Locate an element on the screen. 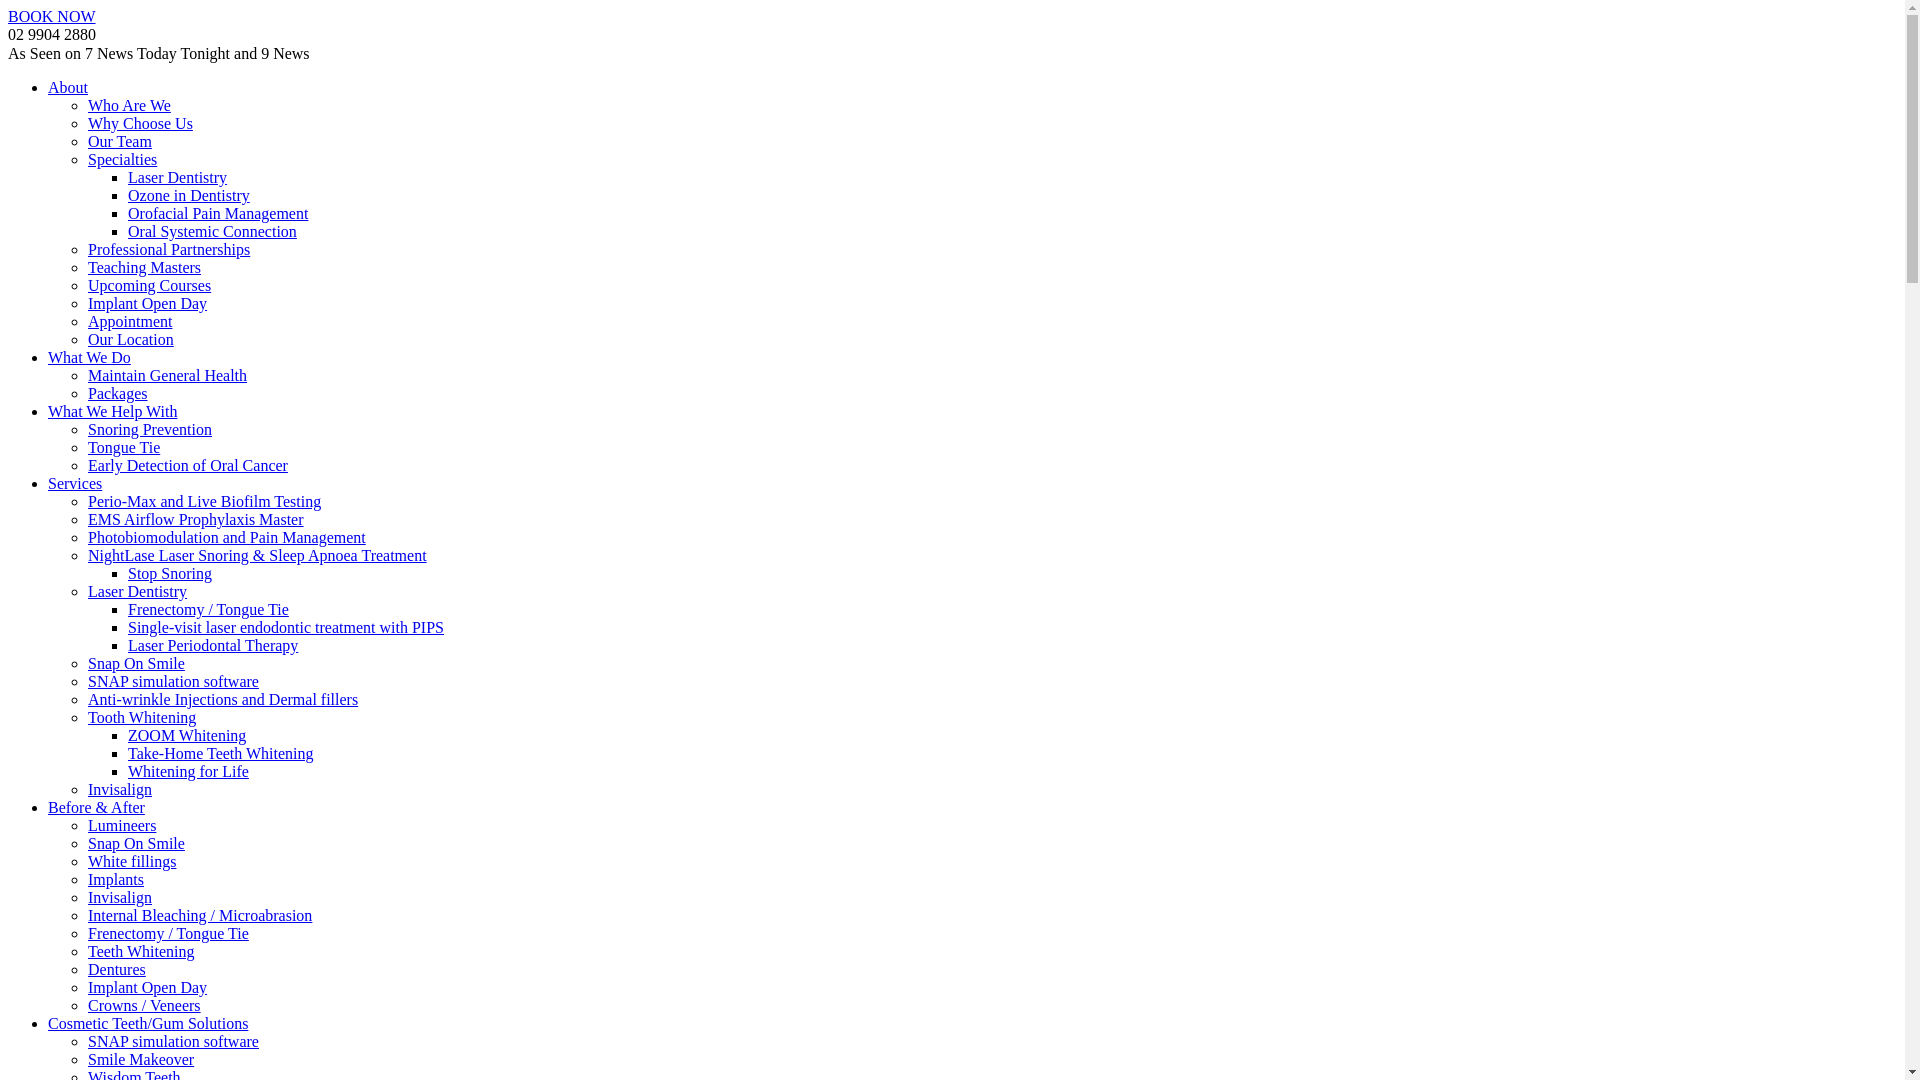 The width and height of the screenshot is (1920, 1080). 'Early Detection of Oral Cancer' is located at coordinates (187, 465).